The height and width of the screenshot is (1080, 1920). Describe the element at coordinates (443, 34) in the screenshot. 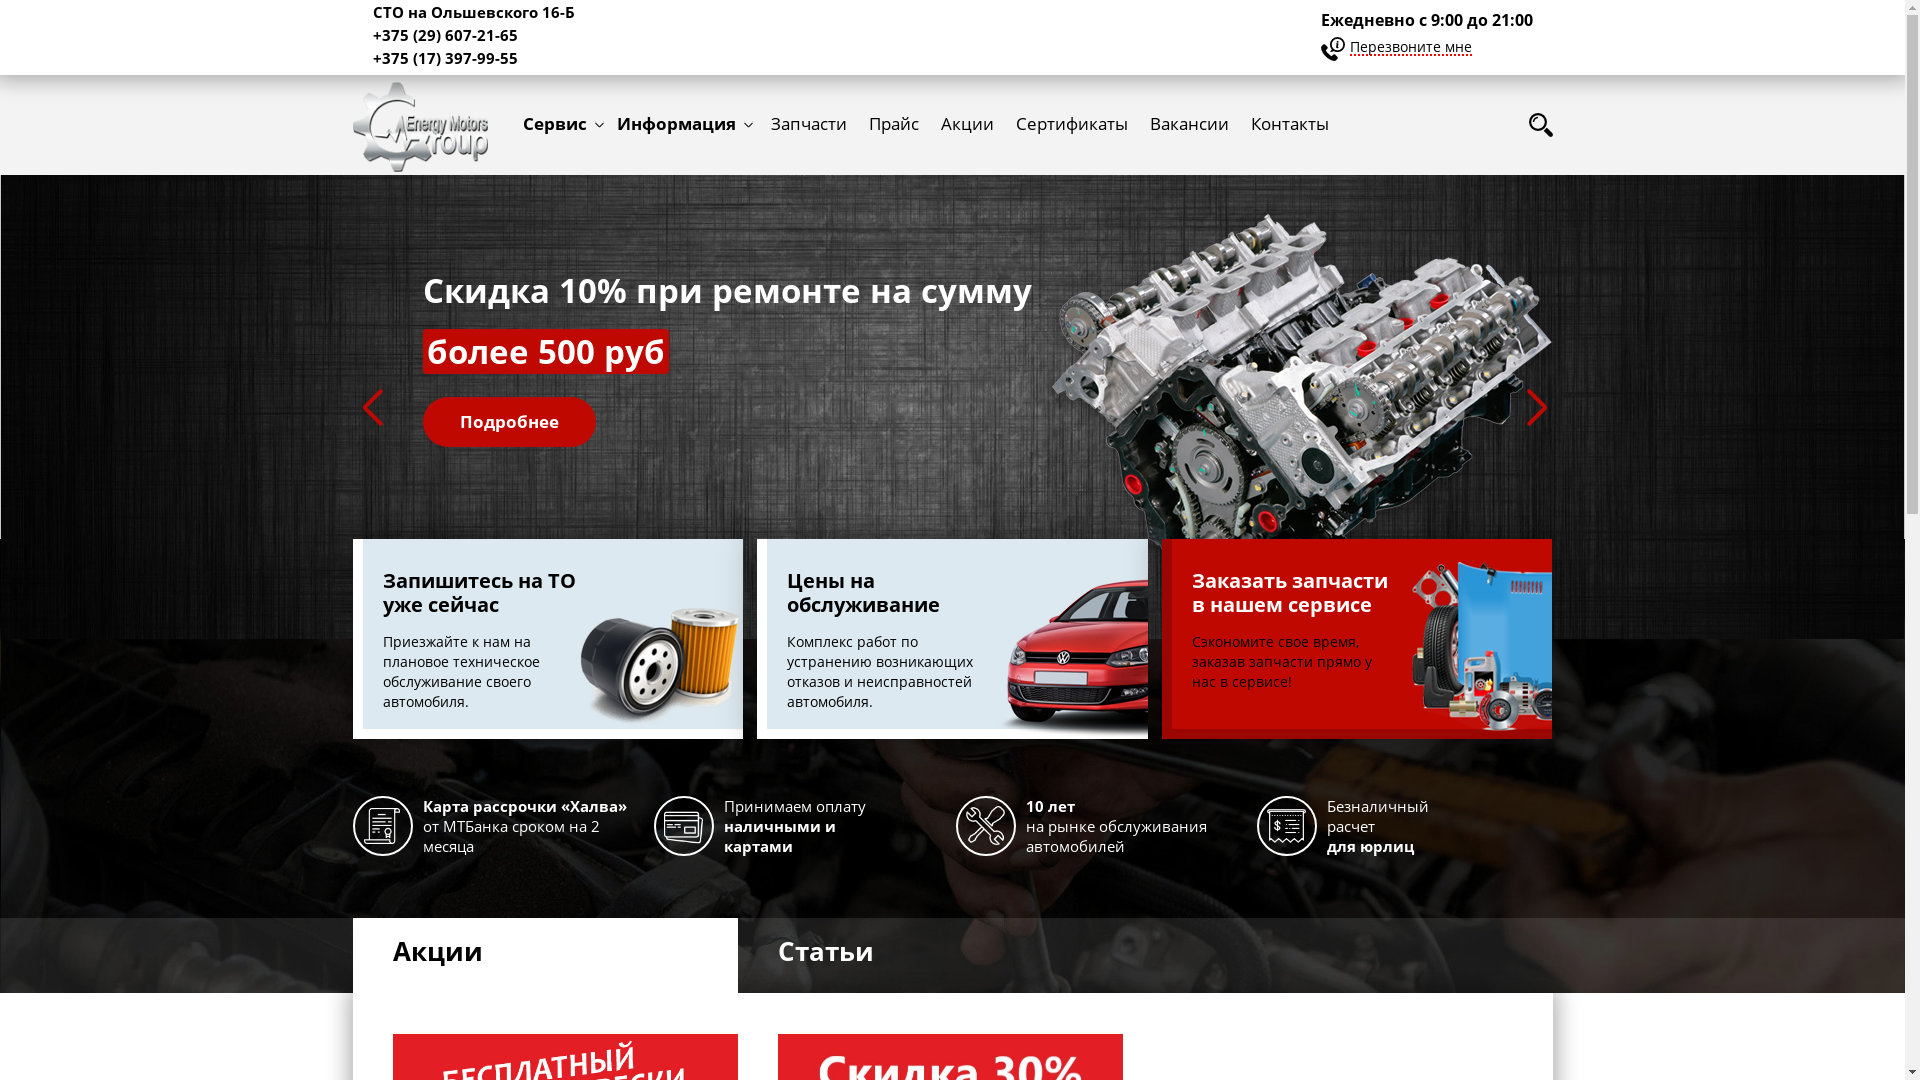

I see `'+375 (29) 607-21-65'` at that location.